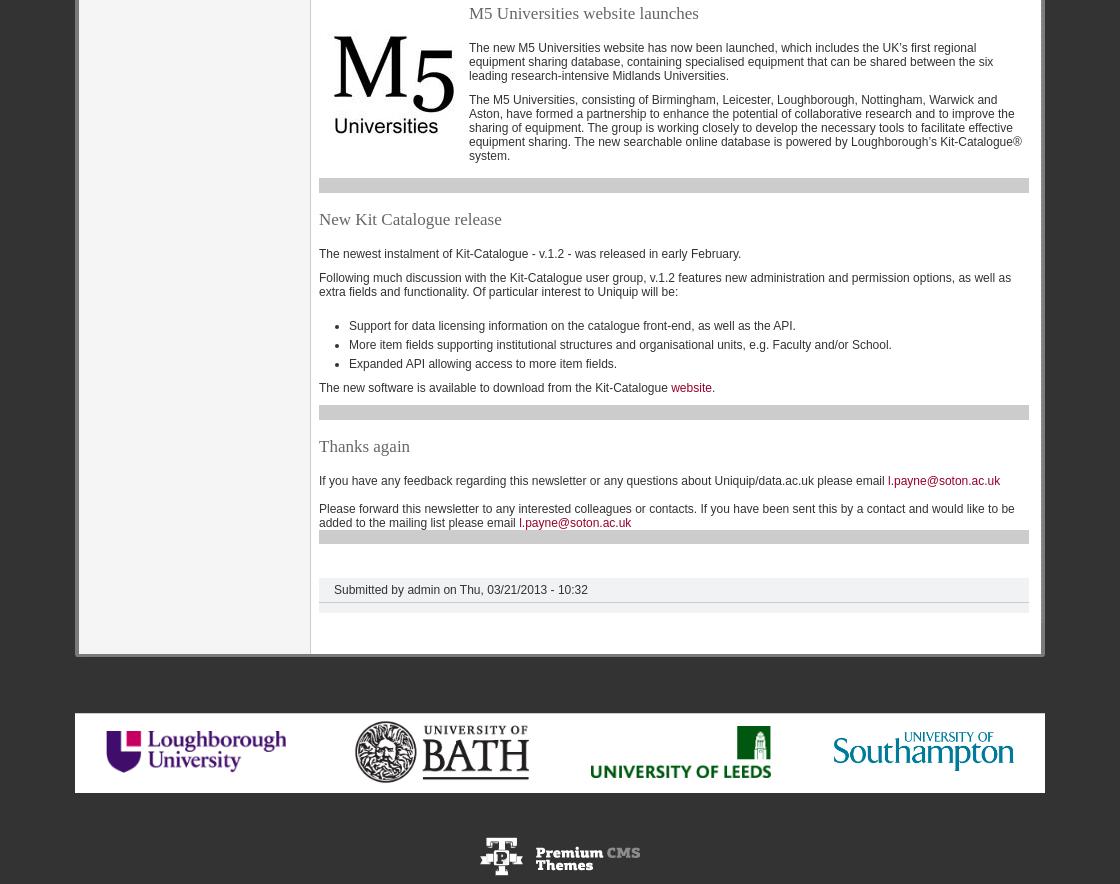  I want to click on 'Please forward this newsletter to any interested colleagues or contacts. If you have been sent this by a contact and would like to be added to the mailing list please email', so click(666, 514).